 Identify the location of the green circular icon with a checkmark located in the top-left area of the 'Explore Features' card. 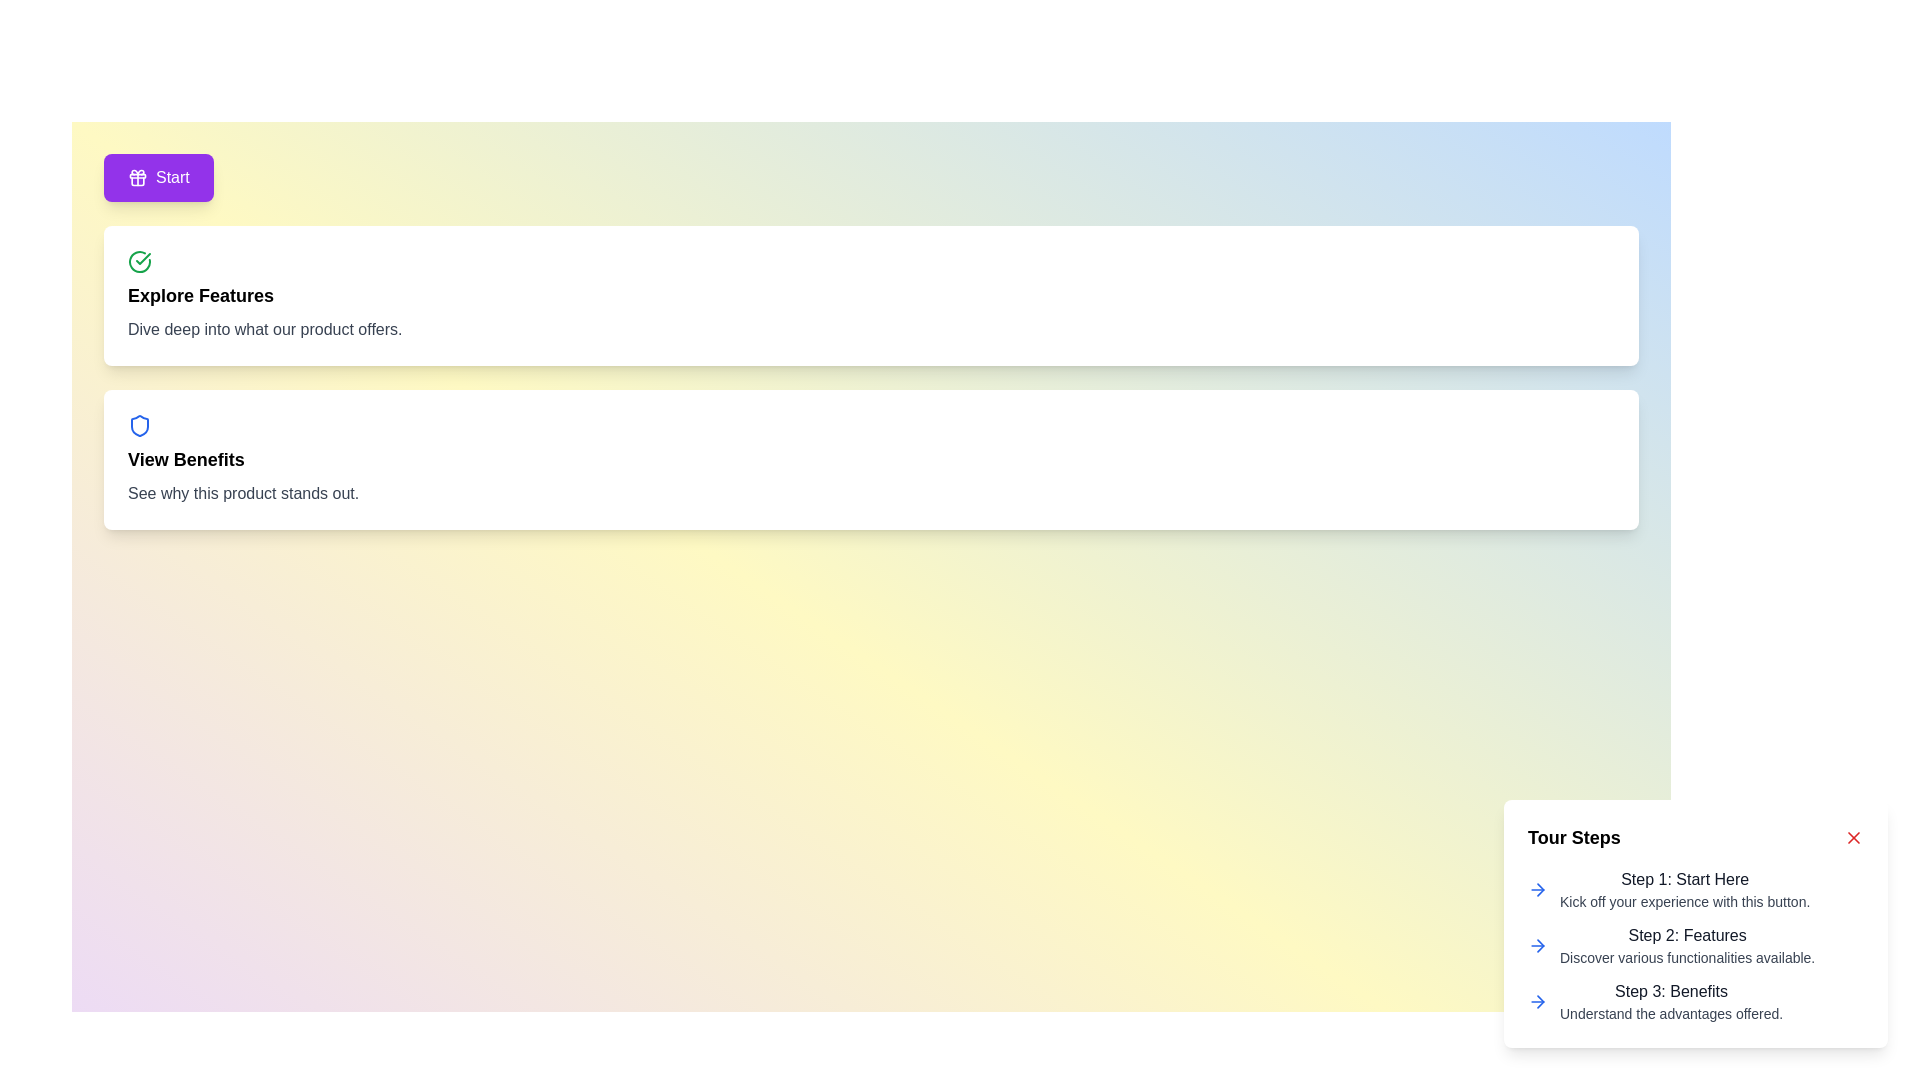
(138, 261).